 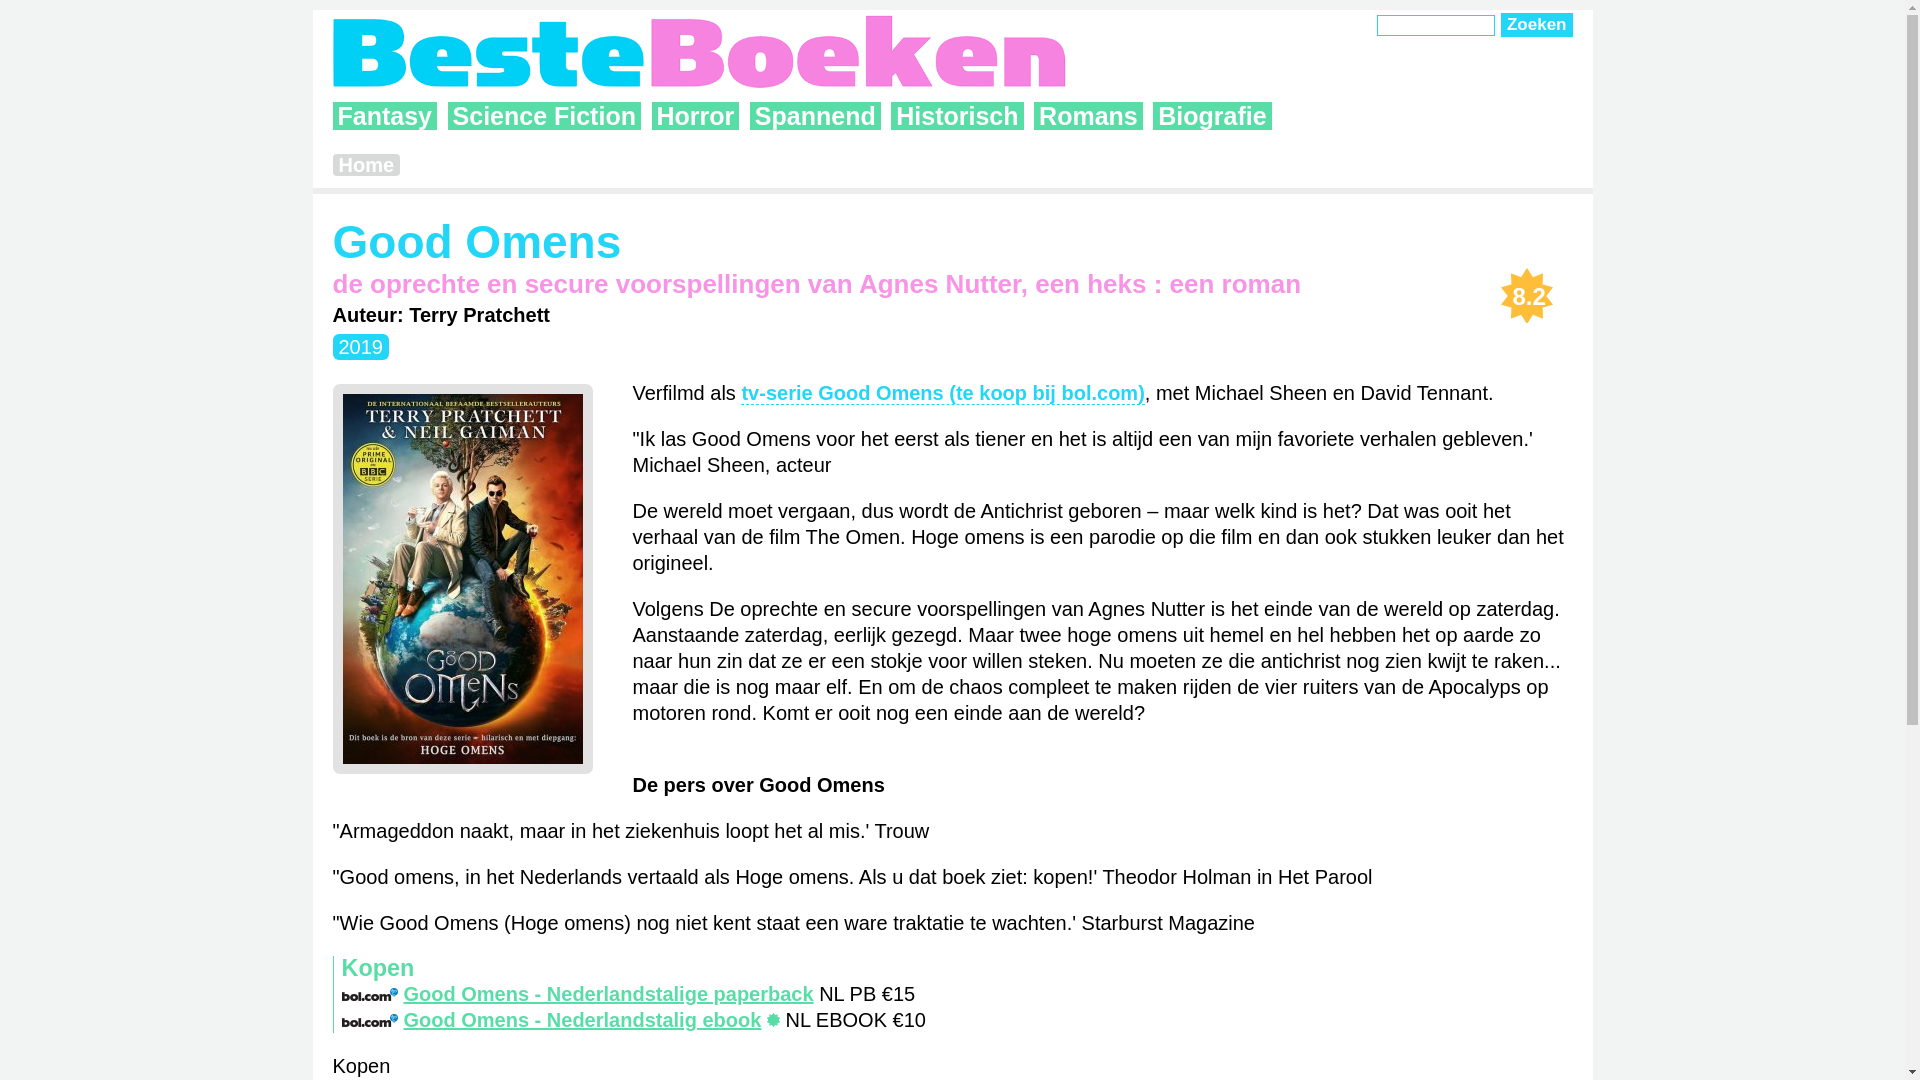 What do you see at coordinates (815, 115) in the screenshot?
I see `'Spannend'` at bounding box center [815, 115].